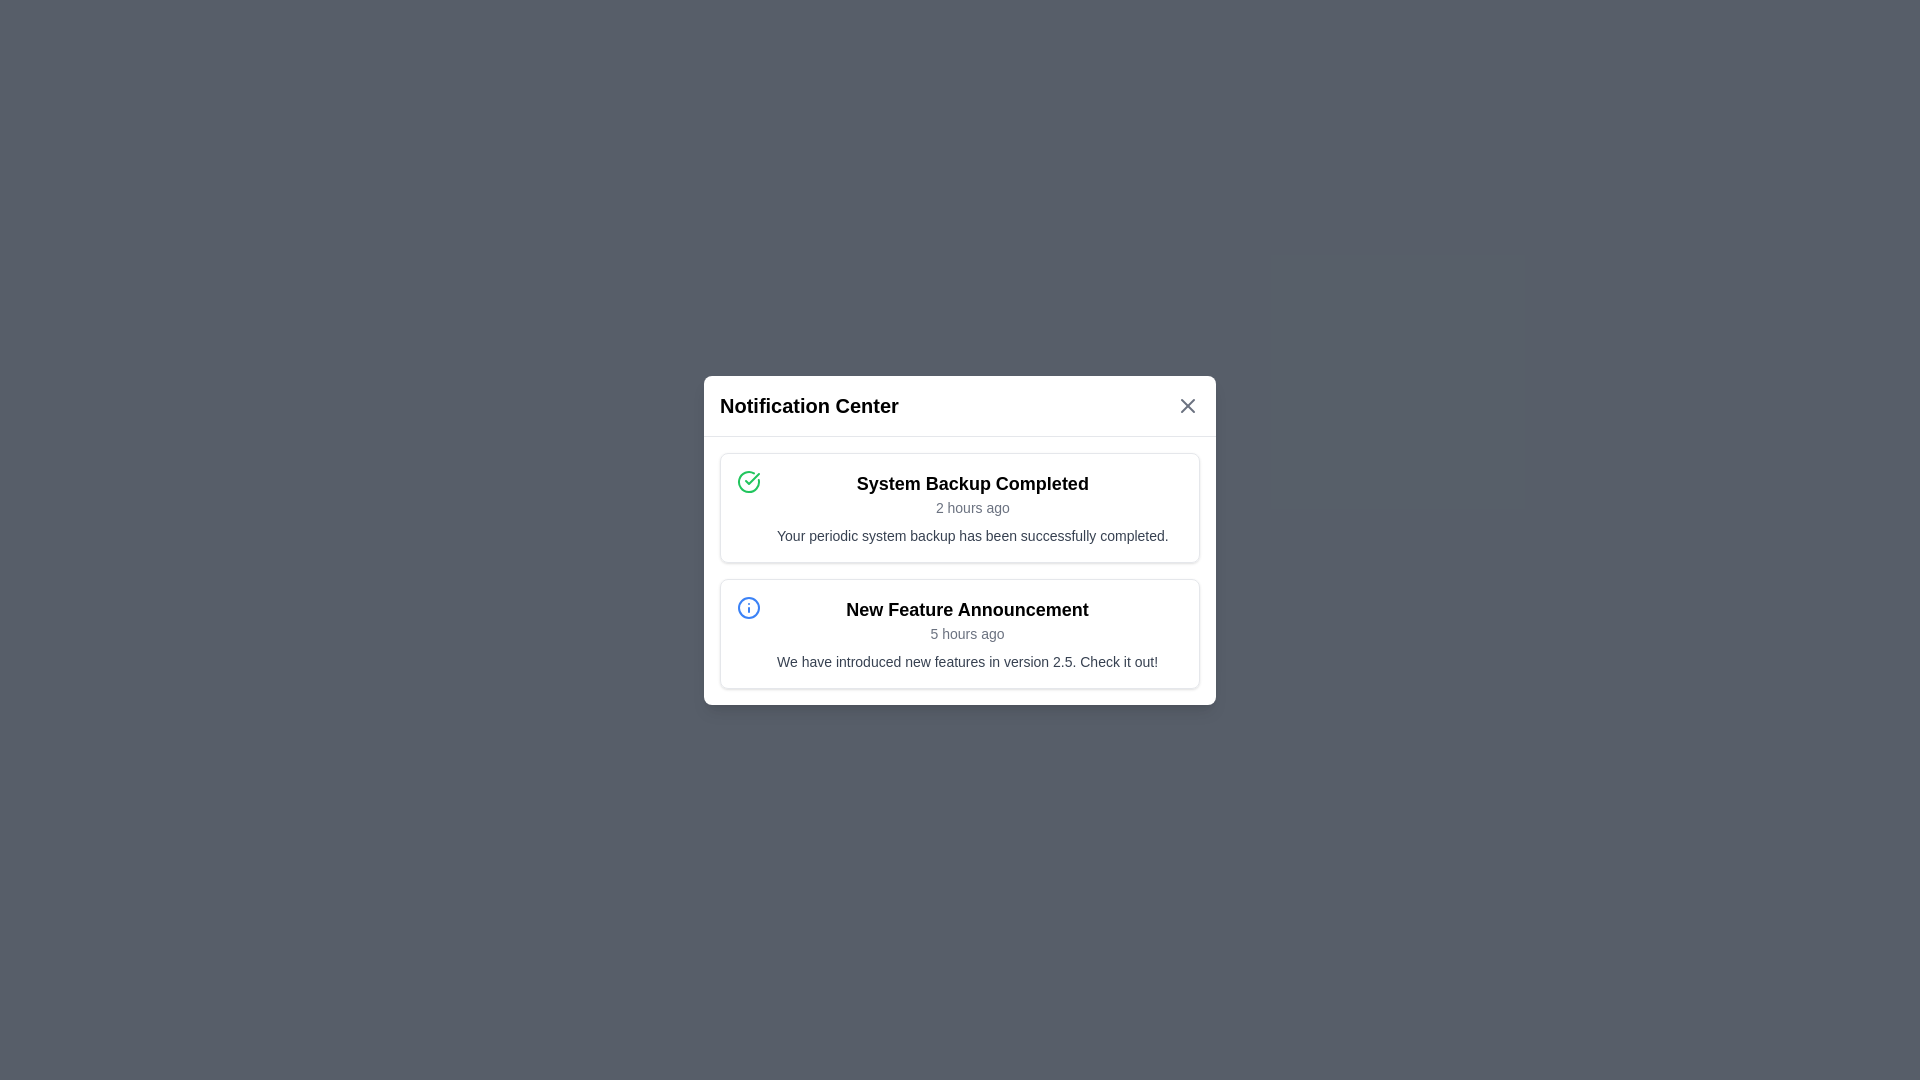 The width and height of the screenshot is (1920, 1080). Describe the element at coordinates (972, 506) in the screenshot. I see `text element displaying '2 hours ago', which is located below the title 'System Backup Completed' and above the description in the upper notification card of the 'Notification Center' modal` at that location.